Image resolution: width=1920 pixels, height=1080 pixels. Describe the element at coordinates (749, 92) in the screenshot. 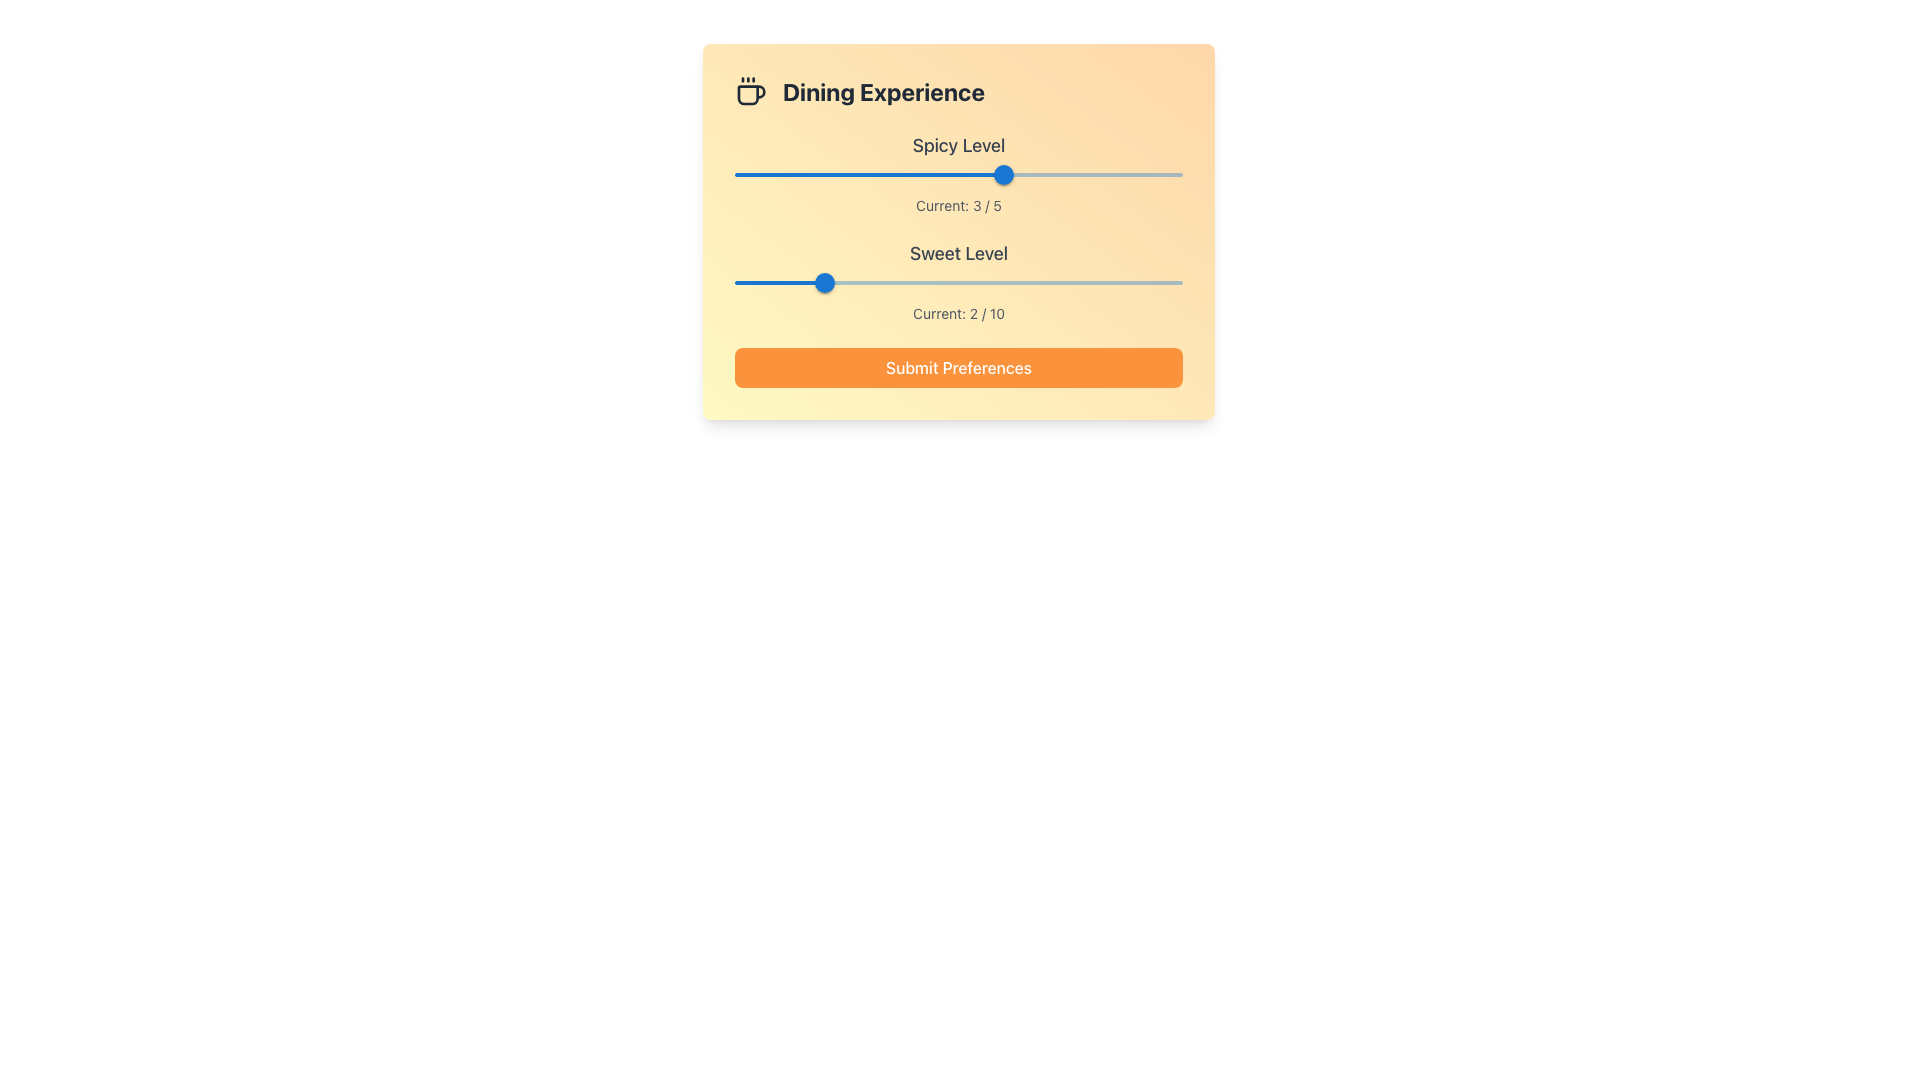

I see `the coffee cup icon, which is a minimalistic line design situated to the left of the text 'Dining Experience'` at that location.